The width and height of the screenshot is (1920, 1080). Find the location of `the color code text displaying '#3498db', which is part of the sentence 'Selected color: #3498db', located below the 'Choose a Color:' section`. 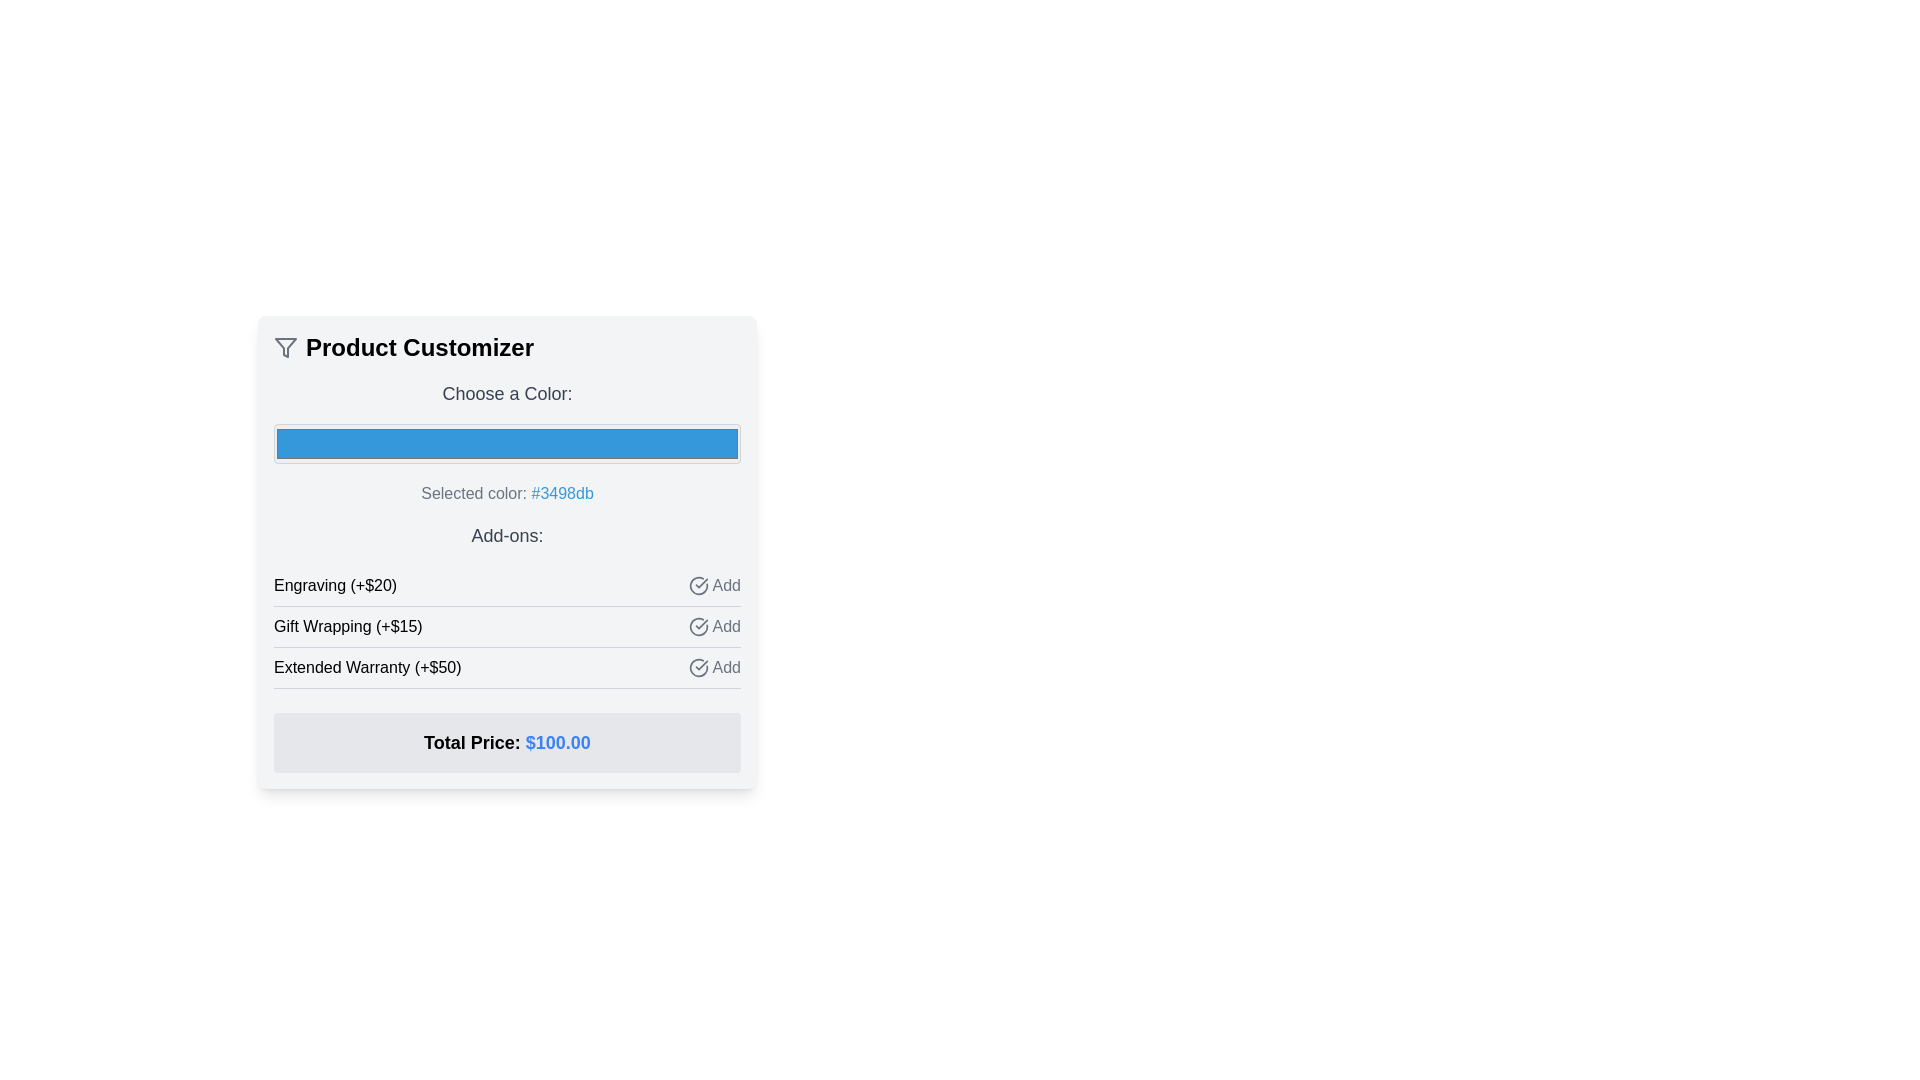

the color code text displaying '#3498db', which is part of the sentence 'Selected color: #3498db', located below the 'Choose a Color:' section is located at coordinates (561, 493).